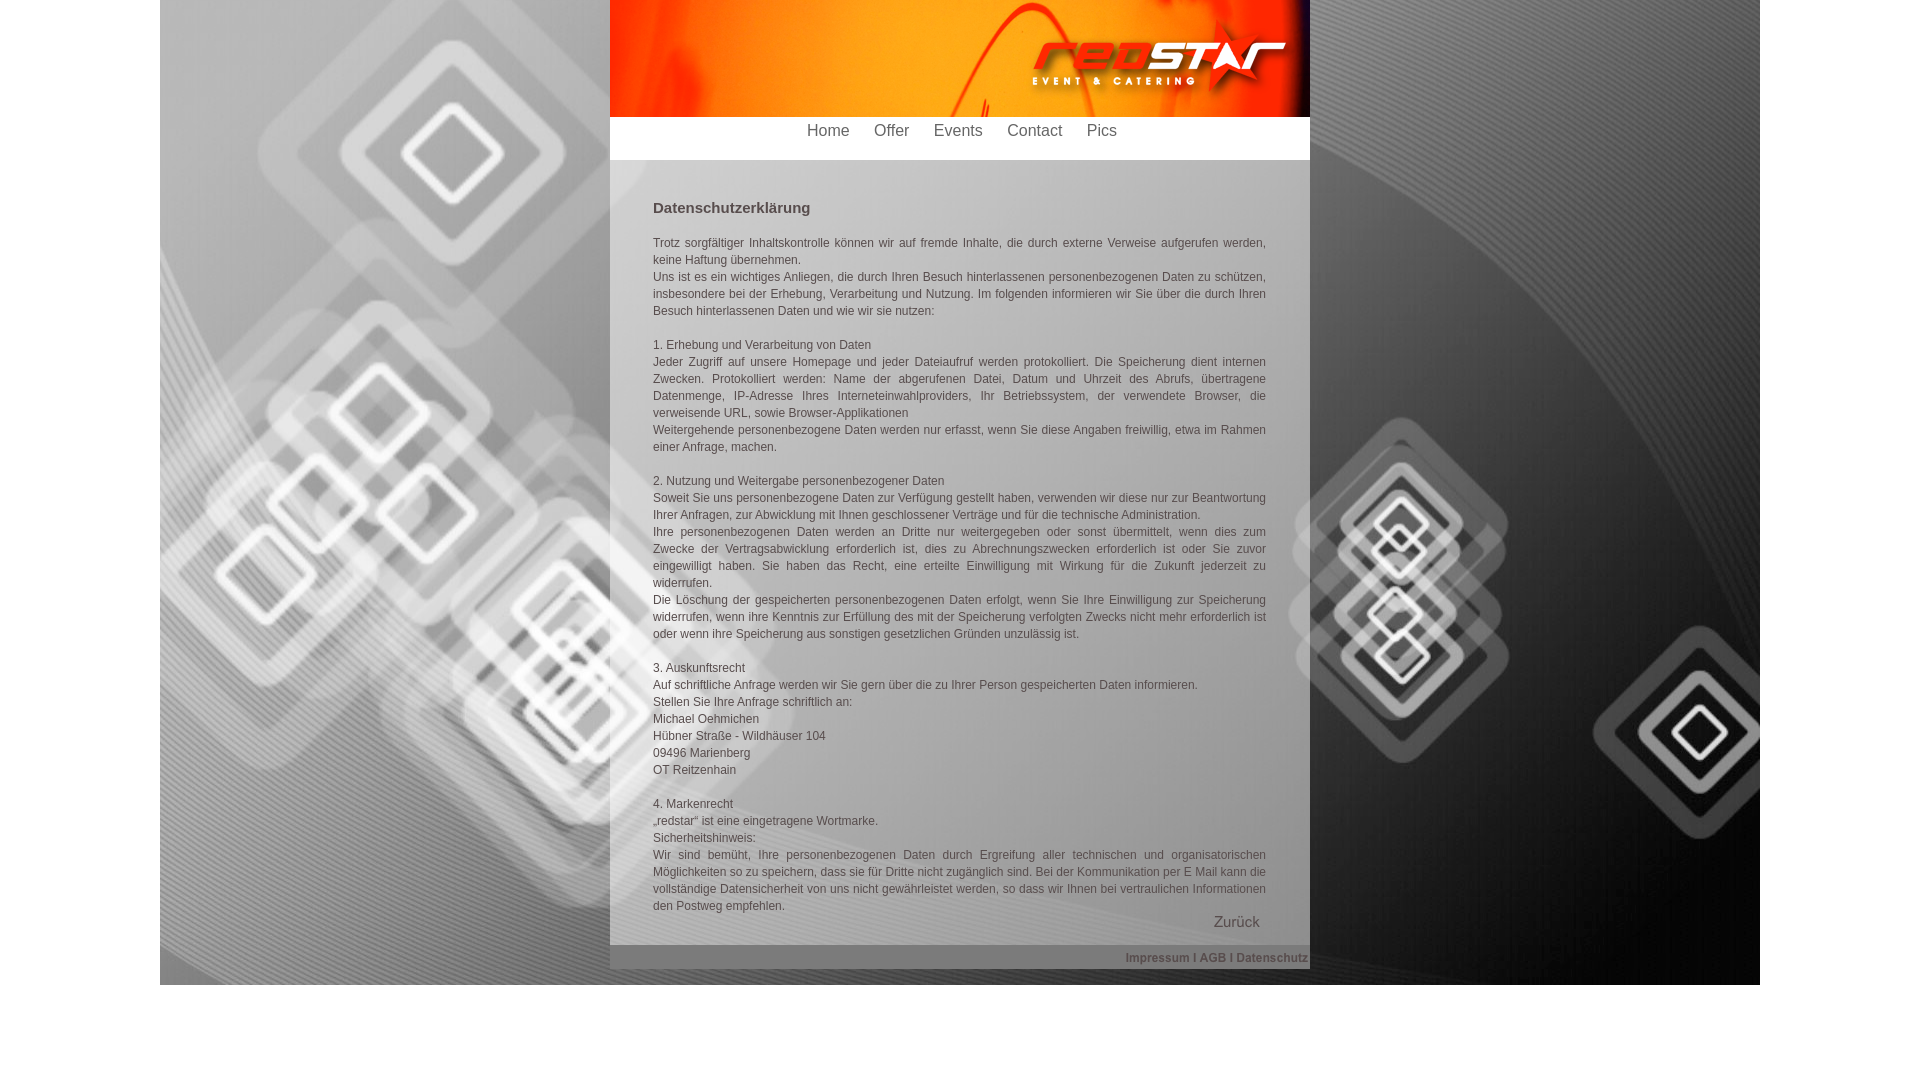 This screenshot has width=1920, height=1080. Describe the element at coordinates (1036, 130) in the screenshot. I see `'Contact'` at that location.